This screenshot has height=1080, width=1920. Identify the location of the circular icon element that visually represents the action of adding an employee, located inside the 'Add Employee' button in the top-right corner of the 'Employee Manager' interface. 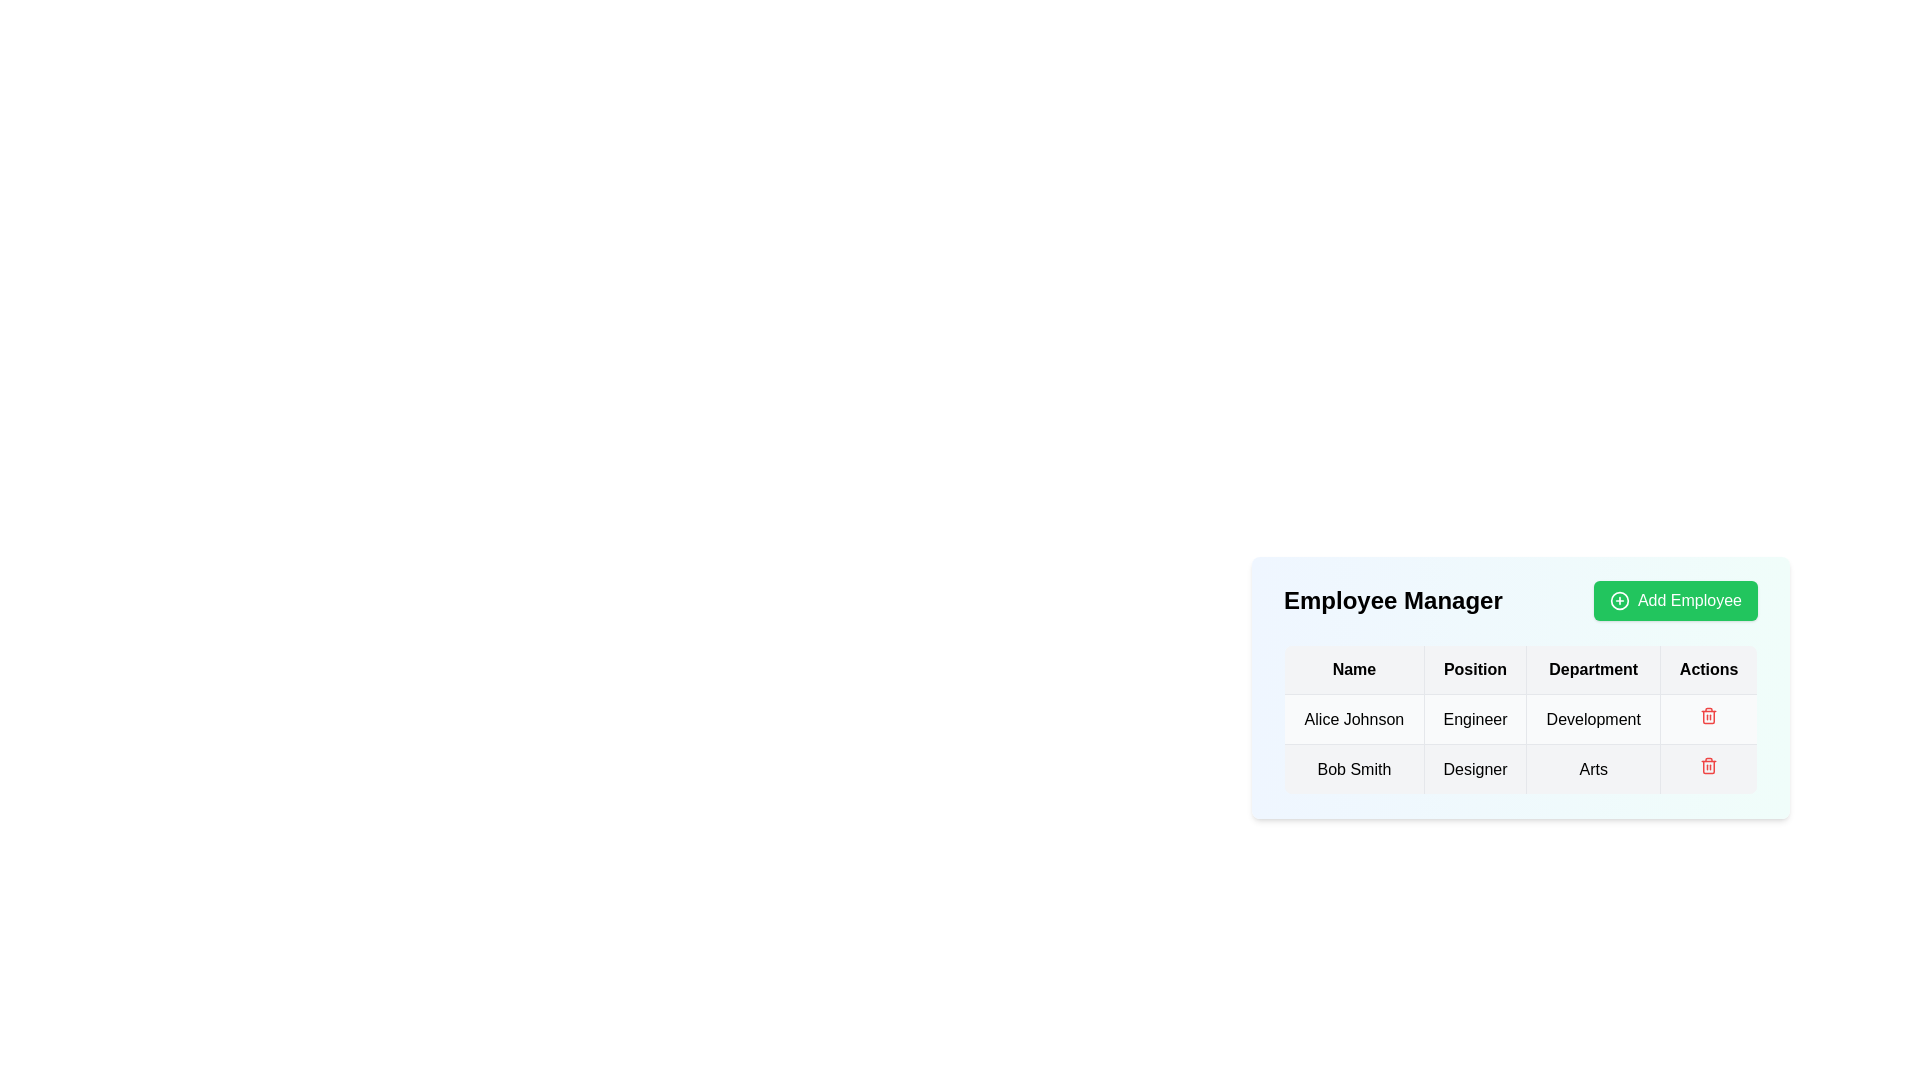
(1619, 600).